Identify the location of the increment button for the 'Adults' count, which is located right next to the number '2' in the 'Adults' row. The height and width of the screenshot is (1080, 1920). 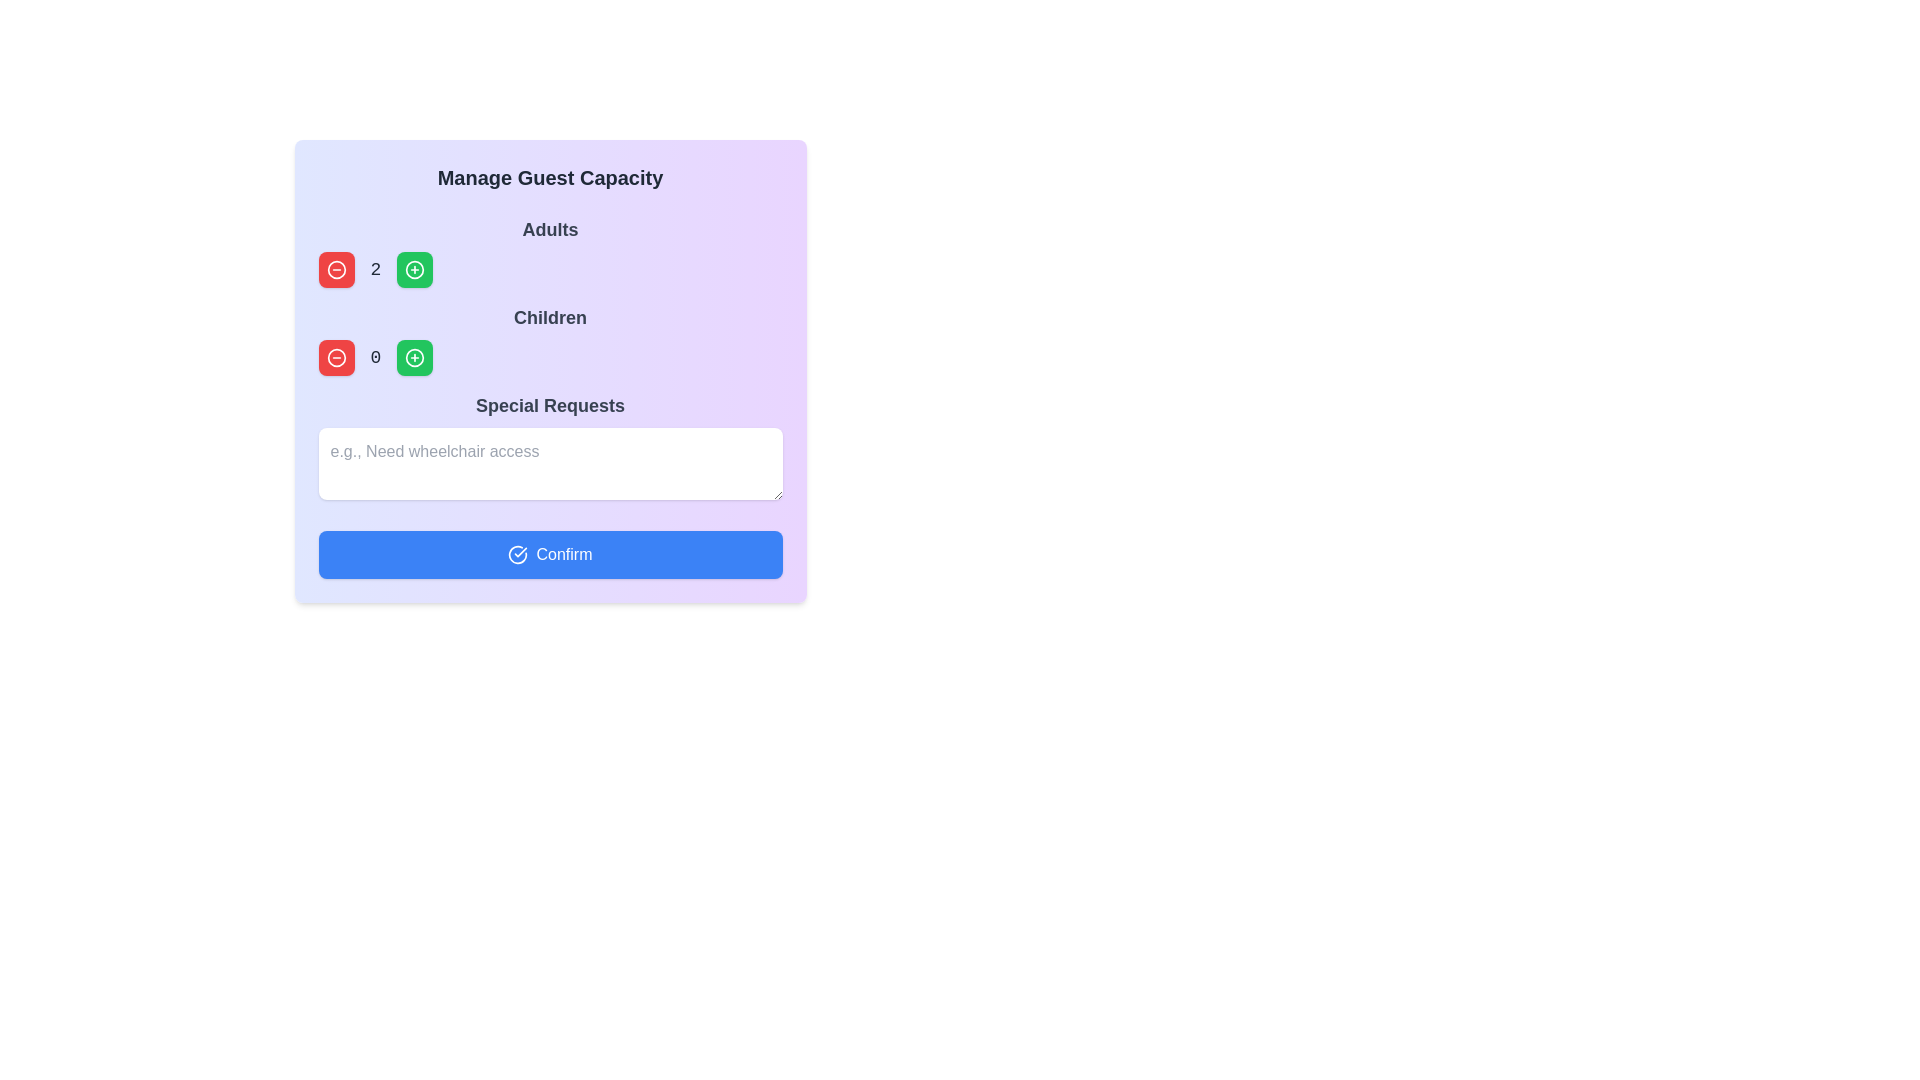
(414, 270).